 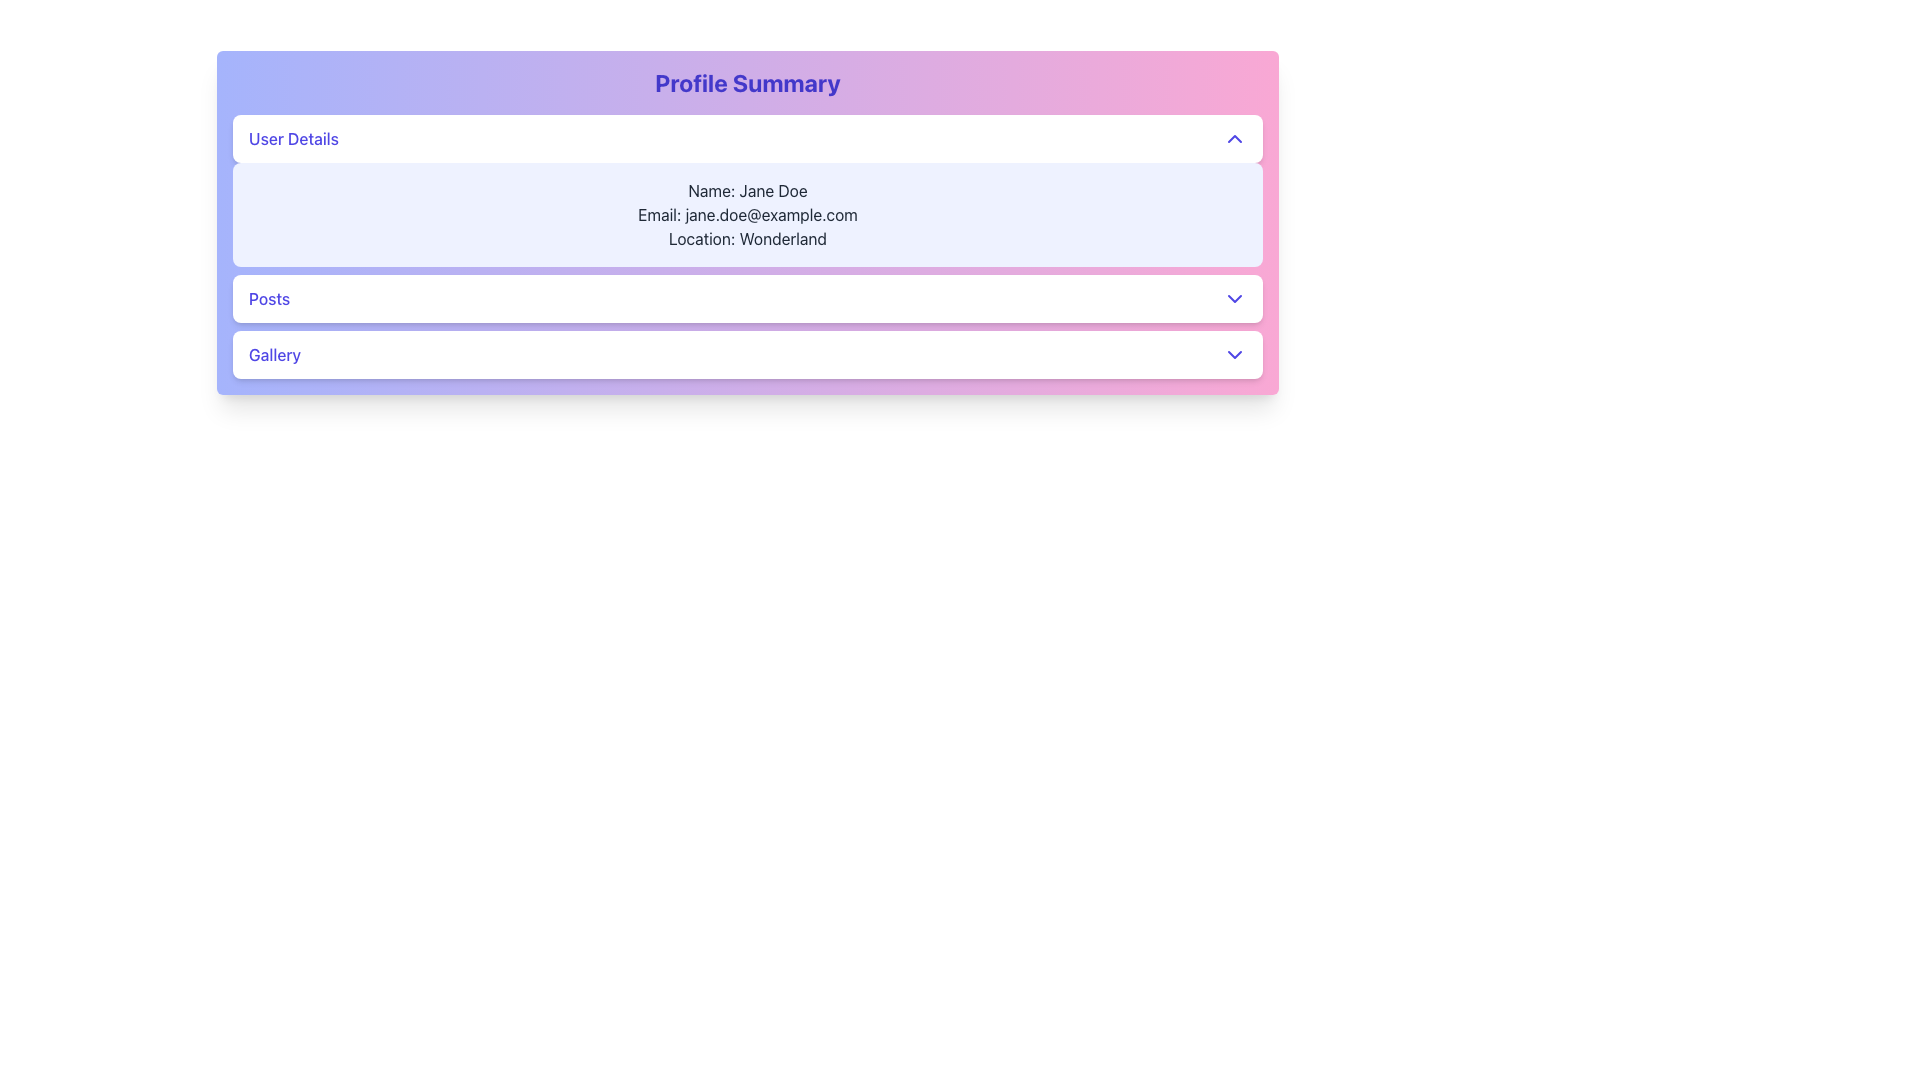 I want to click on the static text display element that shows the user's name, which is the first among its sibling elements in the 'Profile Summary' section under 'User Details', so click(x=747, y=191).